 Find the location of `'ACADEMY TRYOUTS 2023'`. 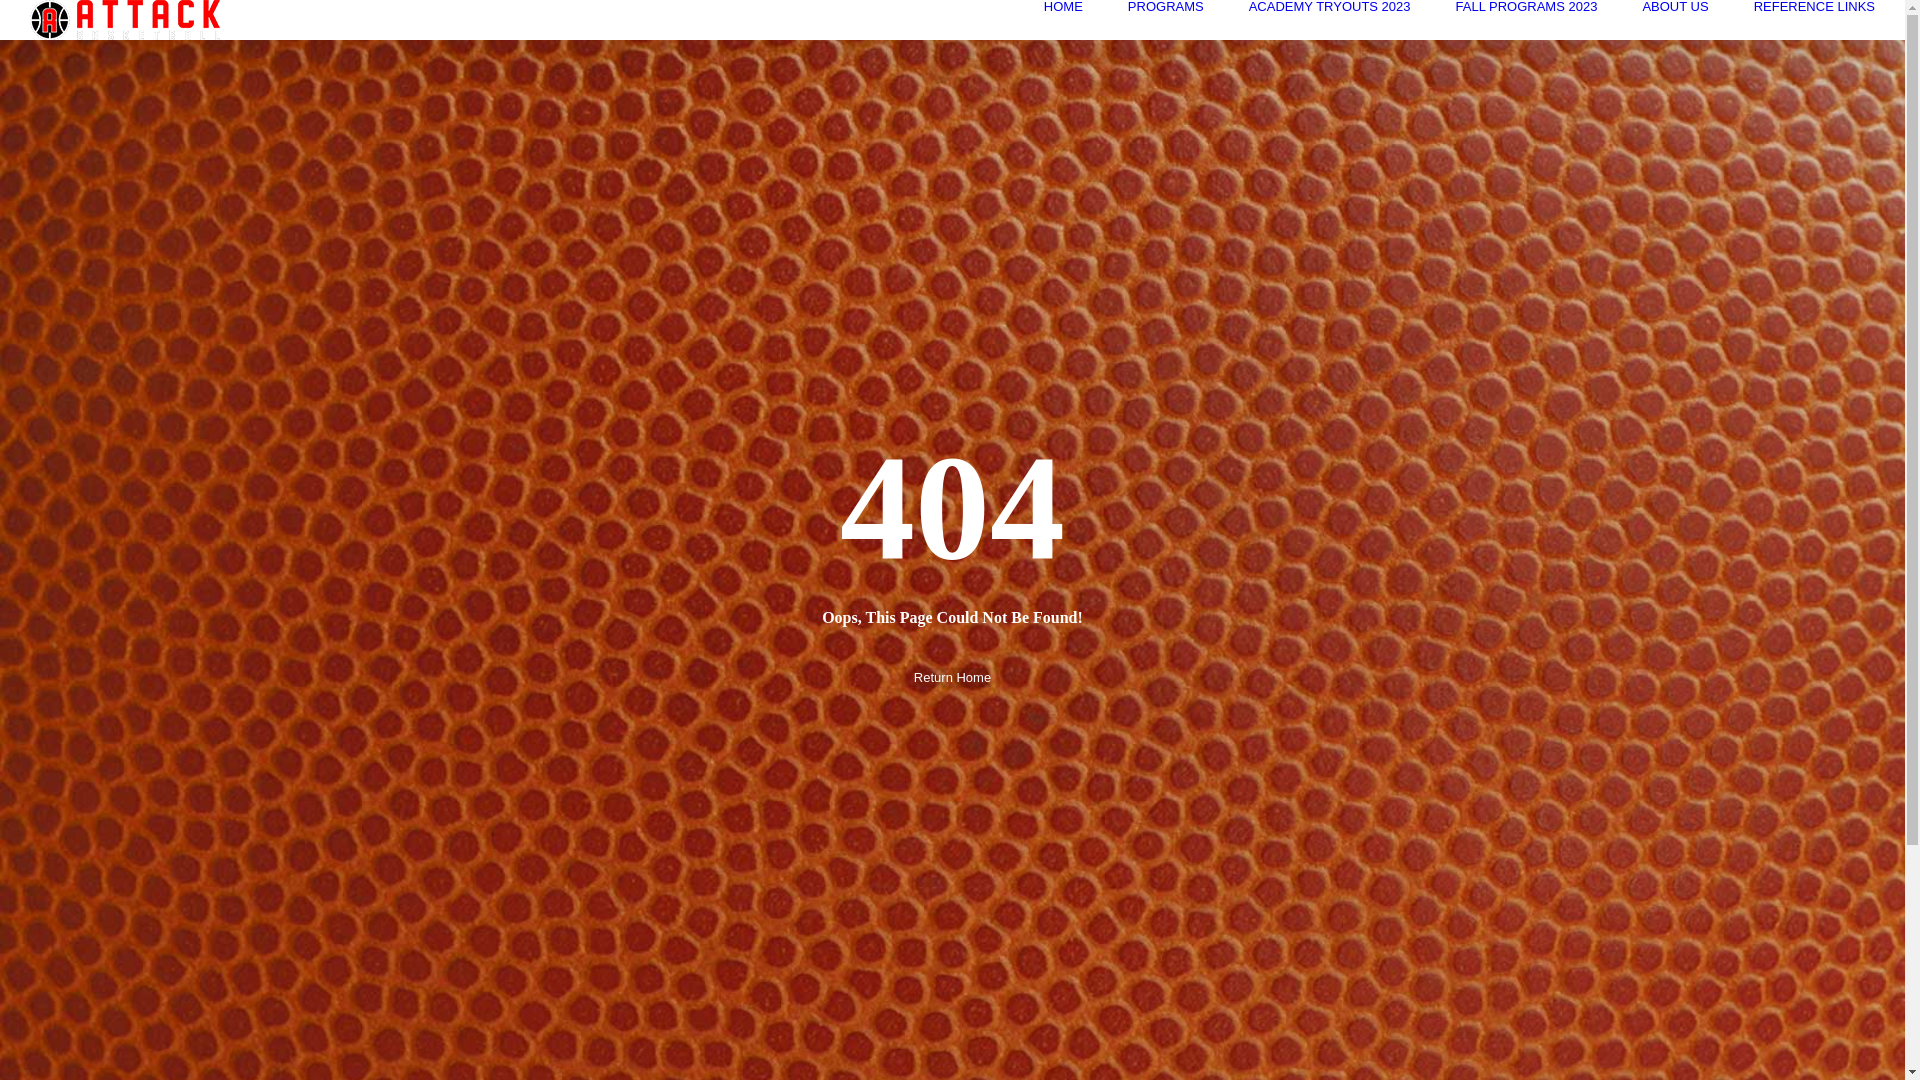

'ACADEMY TRYOUTS 2023' is located at coordinates (1329, 6).